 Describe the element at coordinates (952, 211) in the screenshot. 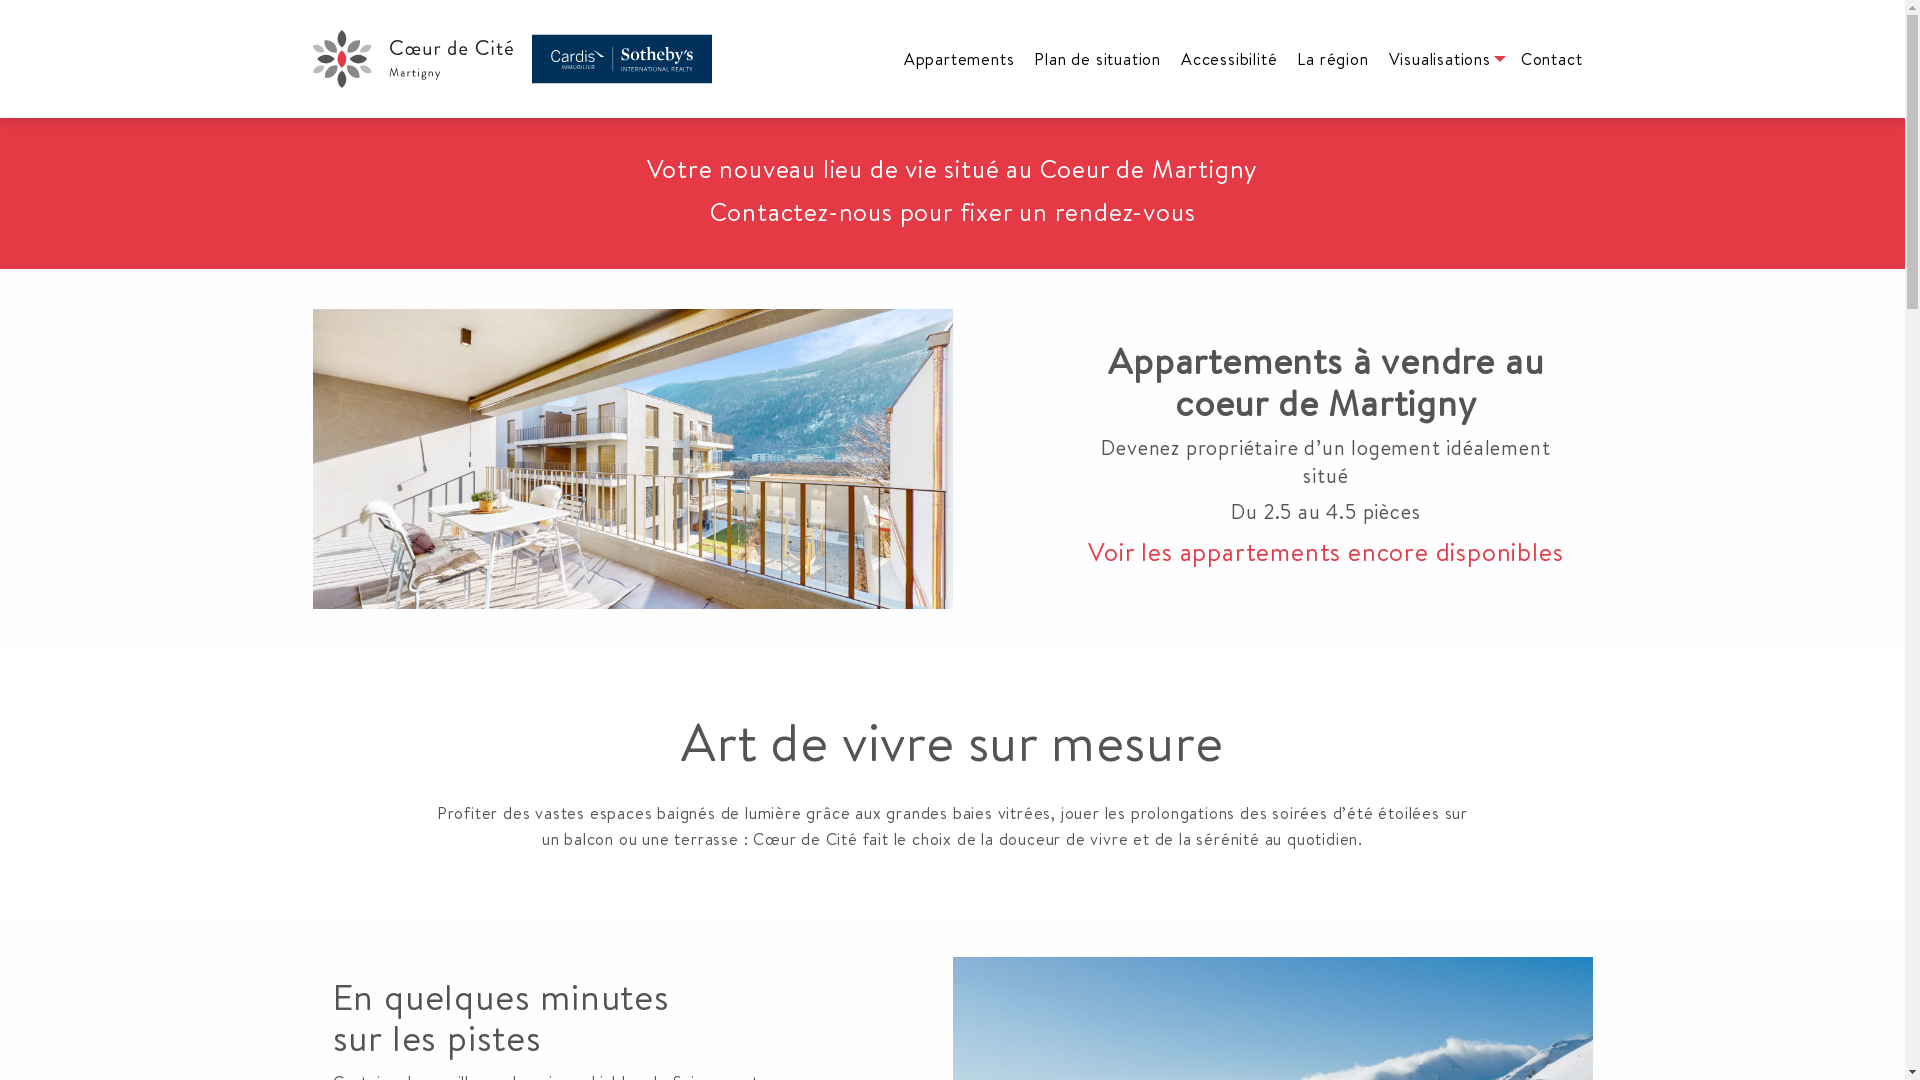

I see `'Contactez-nous pour fixer un rendez-vous'` at that location.